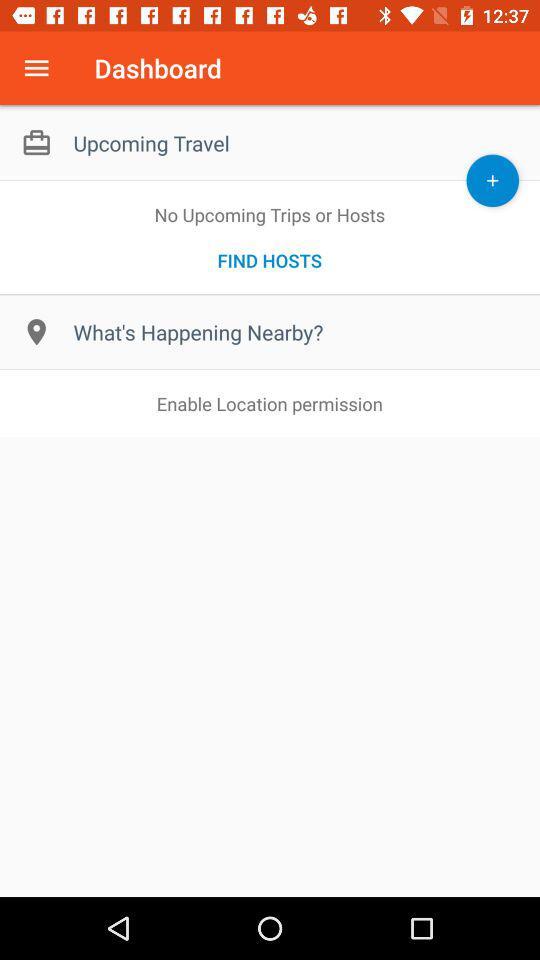 The width and height of the screenshot is (540, 960). I want to click on more information, so click(36, 68).